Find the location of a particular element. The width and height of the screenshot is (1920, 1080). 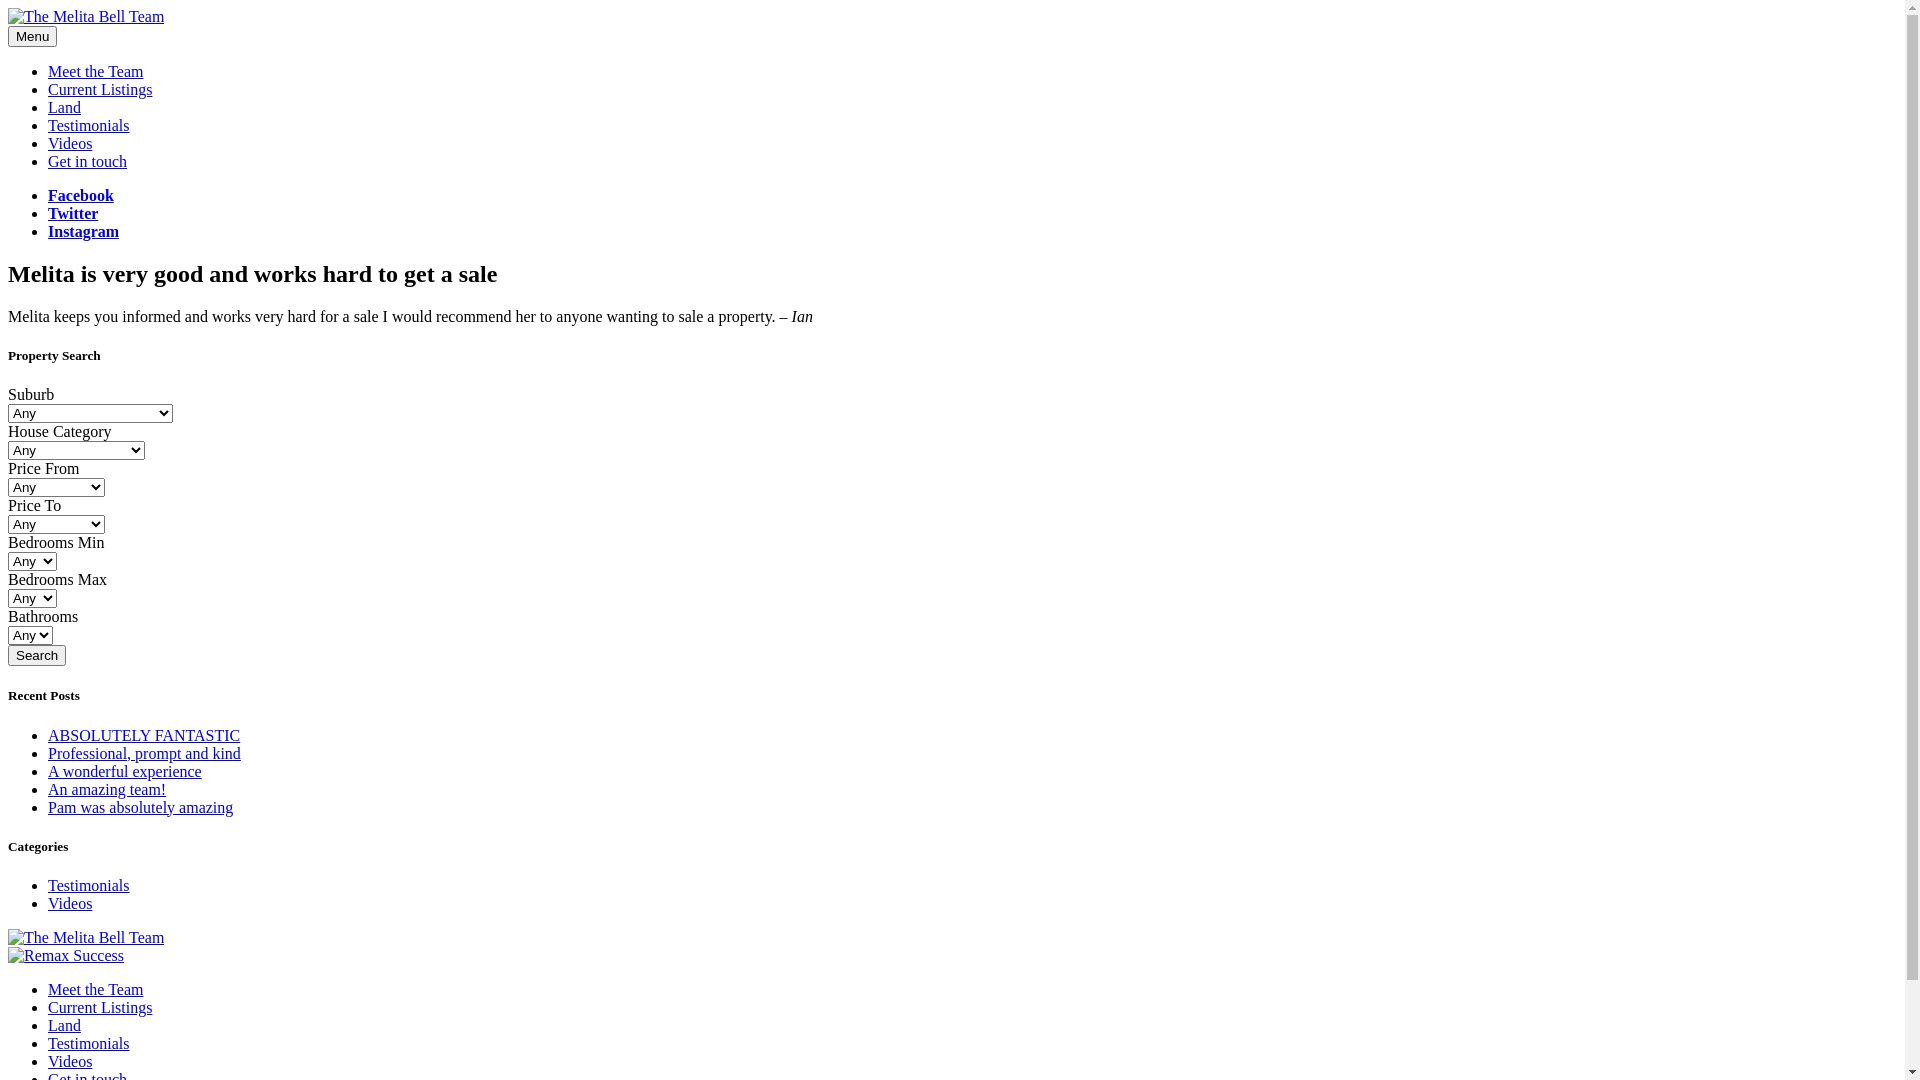

'Get in touch' is located at coordinates (86, 160).